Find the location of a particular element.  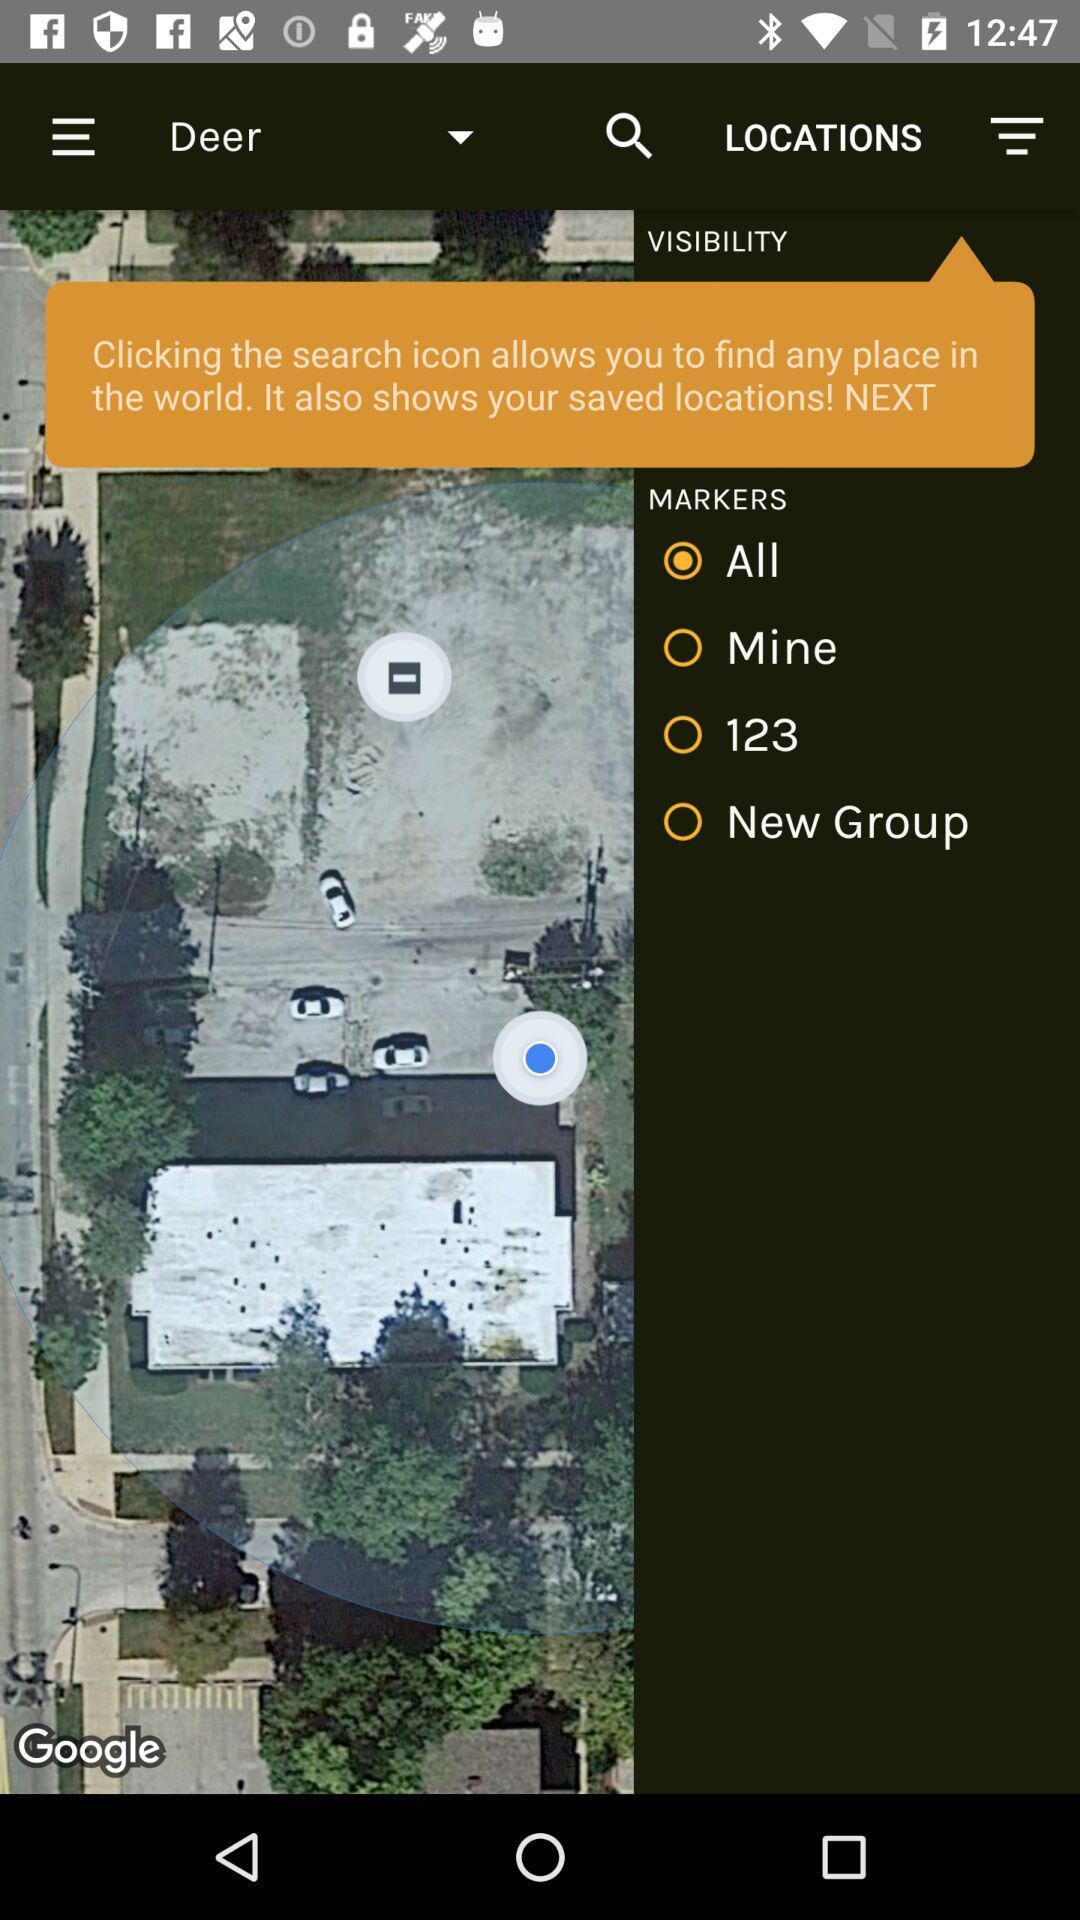

the logo on the web page is located at coordinates (92, 1751).